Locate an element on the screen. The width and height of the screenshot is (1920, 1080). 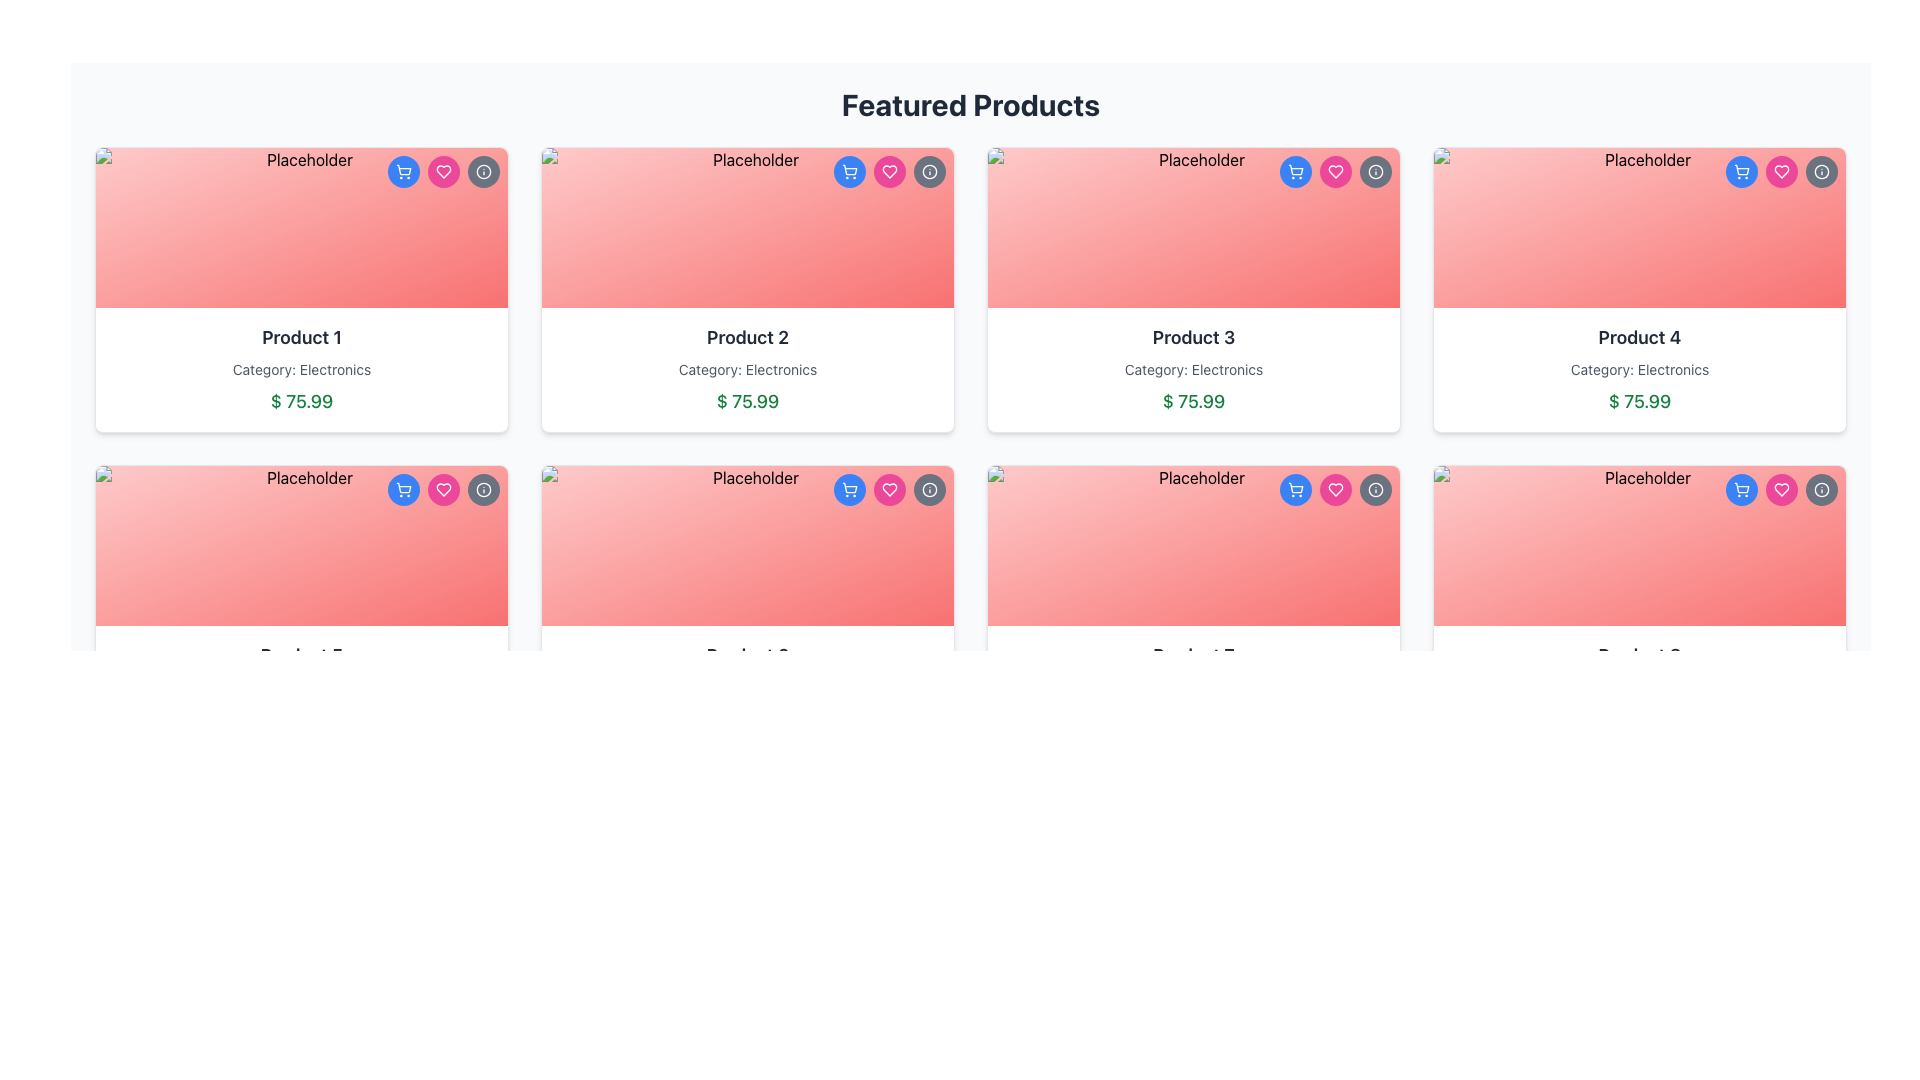
the heart-shaped icon button outlined with a pink stroke in the 'Product 2' card is located at coordinates (888, 489).